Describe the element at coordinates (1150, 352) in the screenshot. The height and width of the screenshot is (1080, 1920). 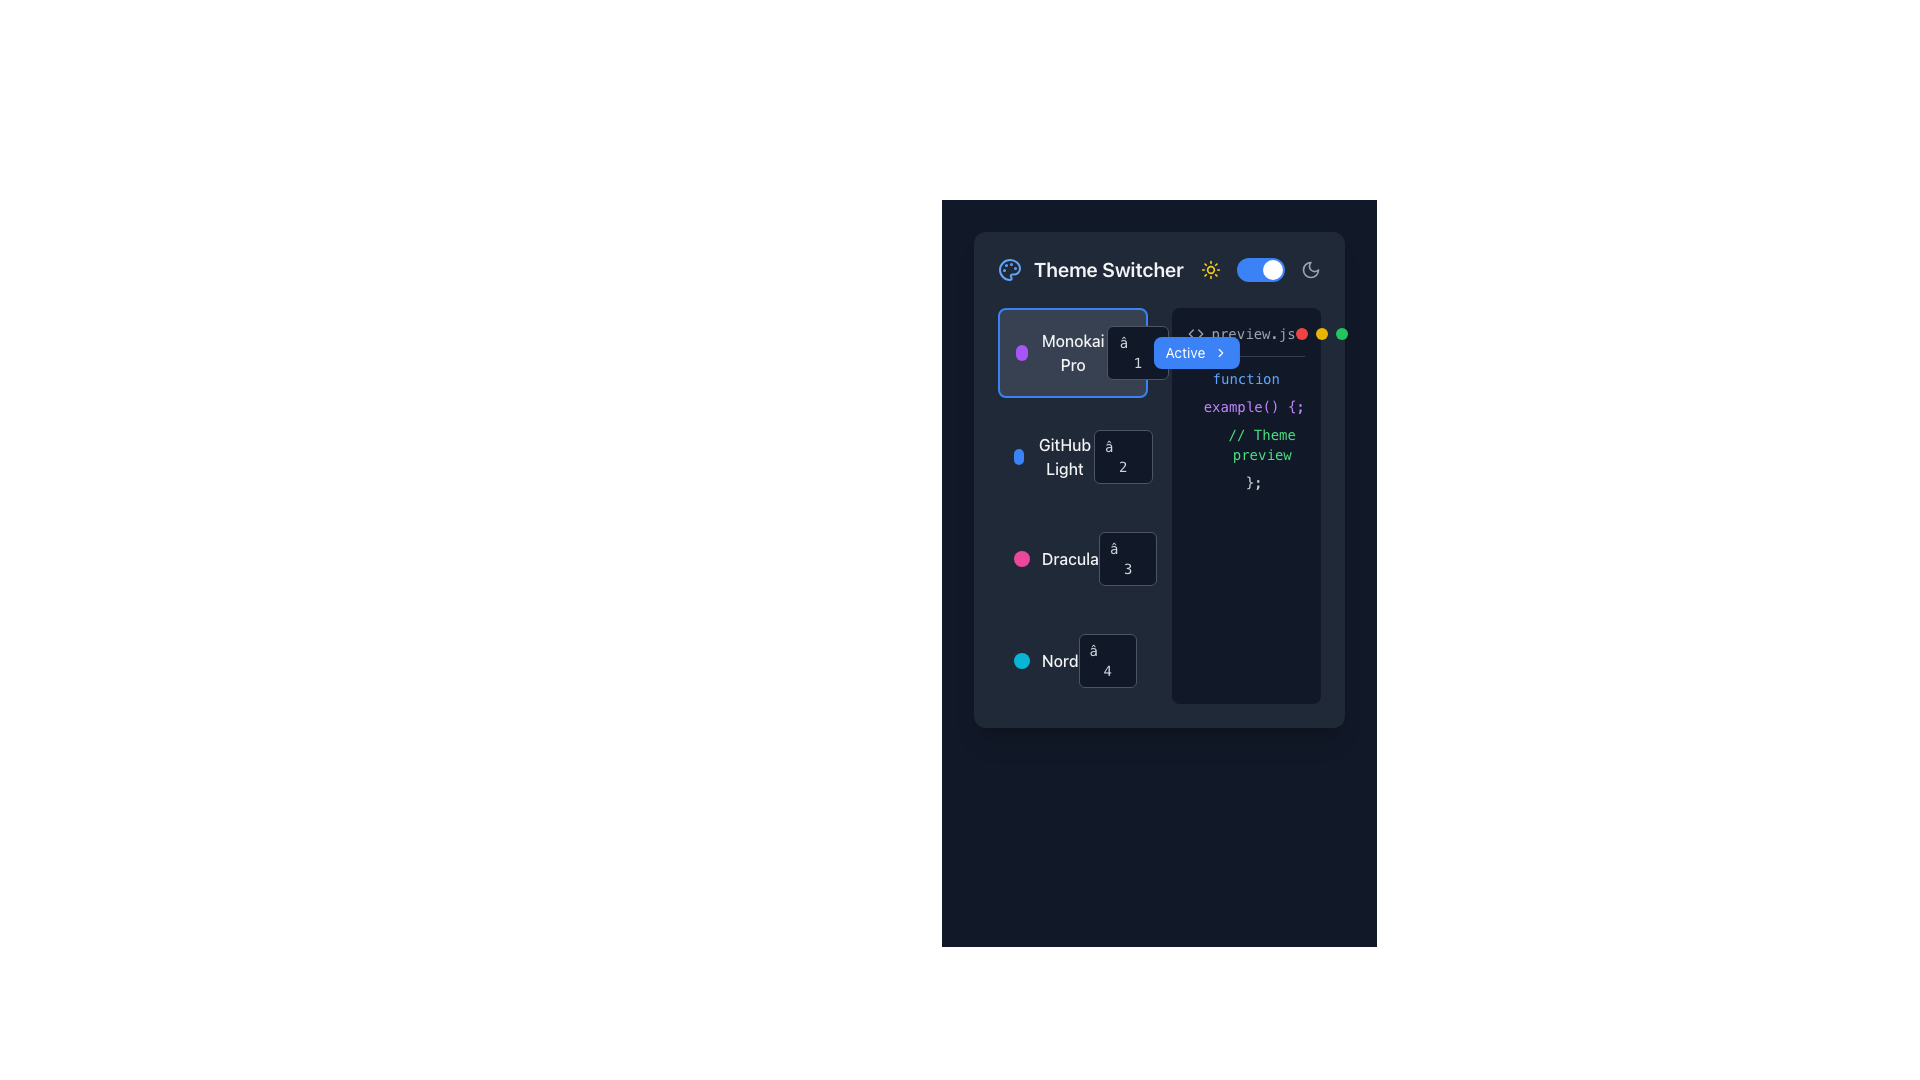
I see `the label containing the text '⌘ 1' with a dark background and rounded corners, located to the right of the 'Monokai Pro' item` at that location.